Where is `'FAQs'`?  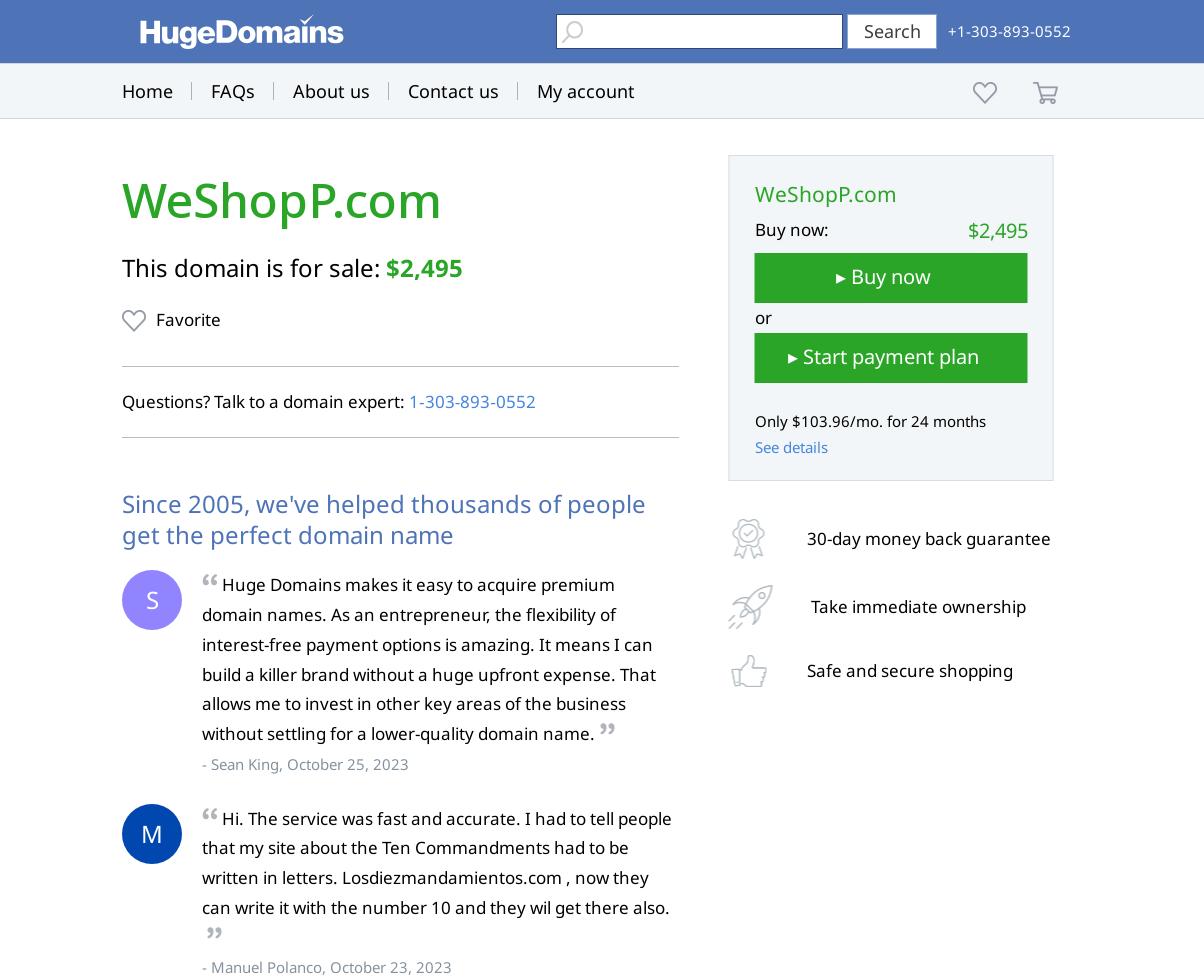 'FAQs' is located at coordinates (210, 90).